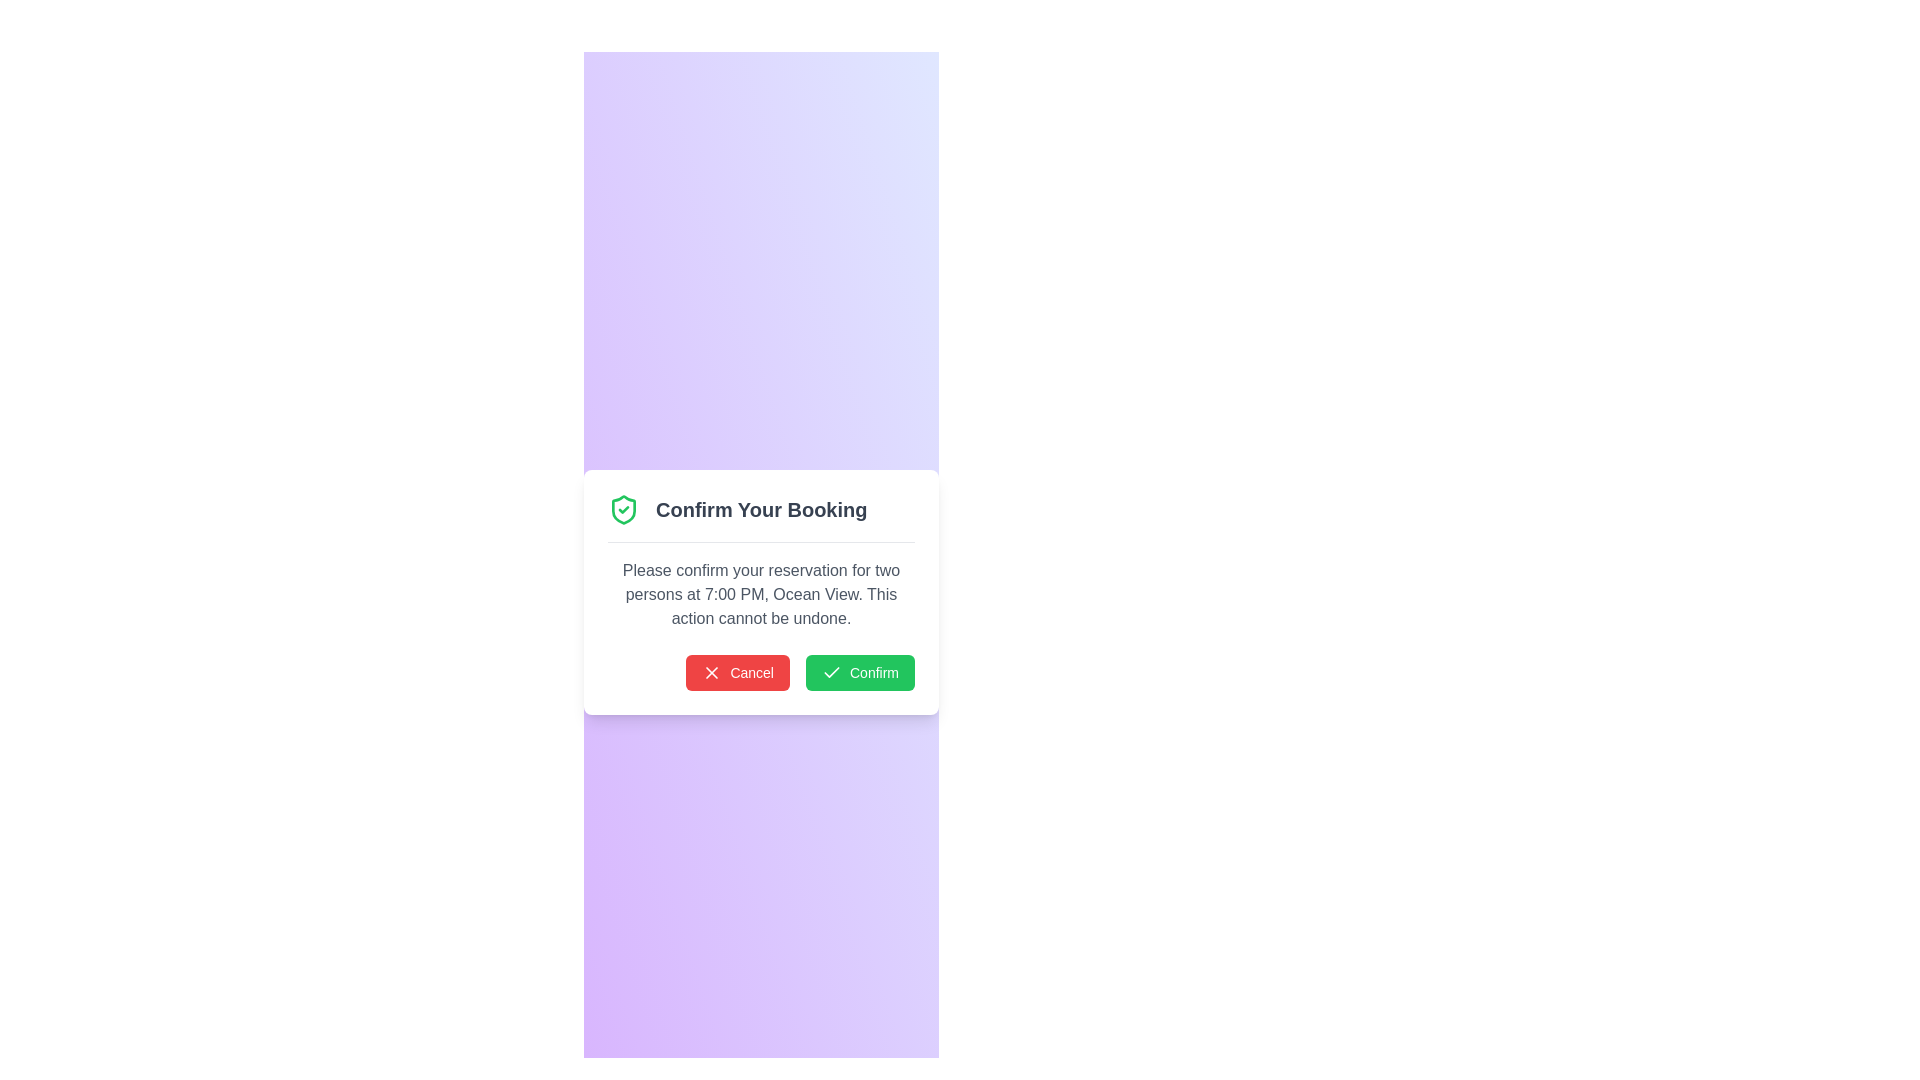 This screenshot has width=1920, height=1080. Describe the element at coordinates (737, 672) in the screenshot. I see `the cancel button located at the bottom section of the modal window, which is the first button in a two-button group aligned to the left of the 'Confirm' button` at that location.